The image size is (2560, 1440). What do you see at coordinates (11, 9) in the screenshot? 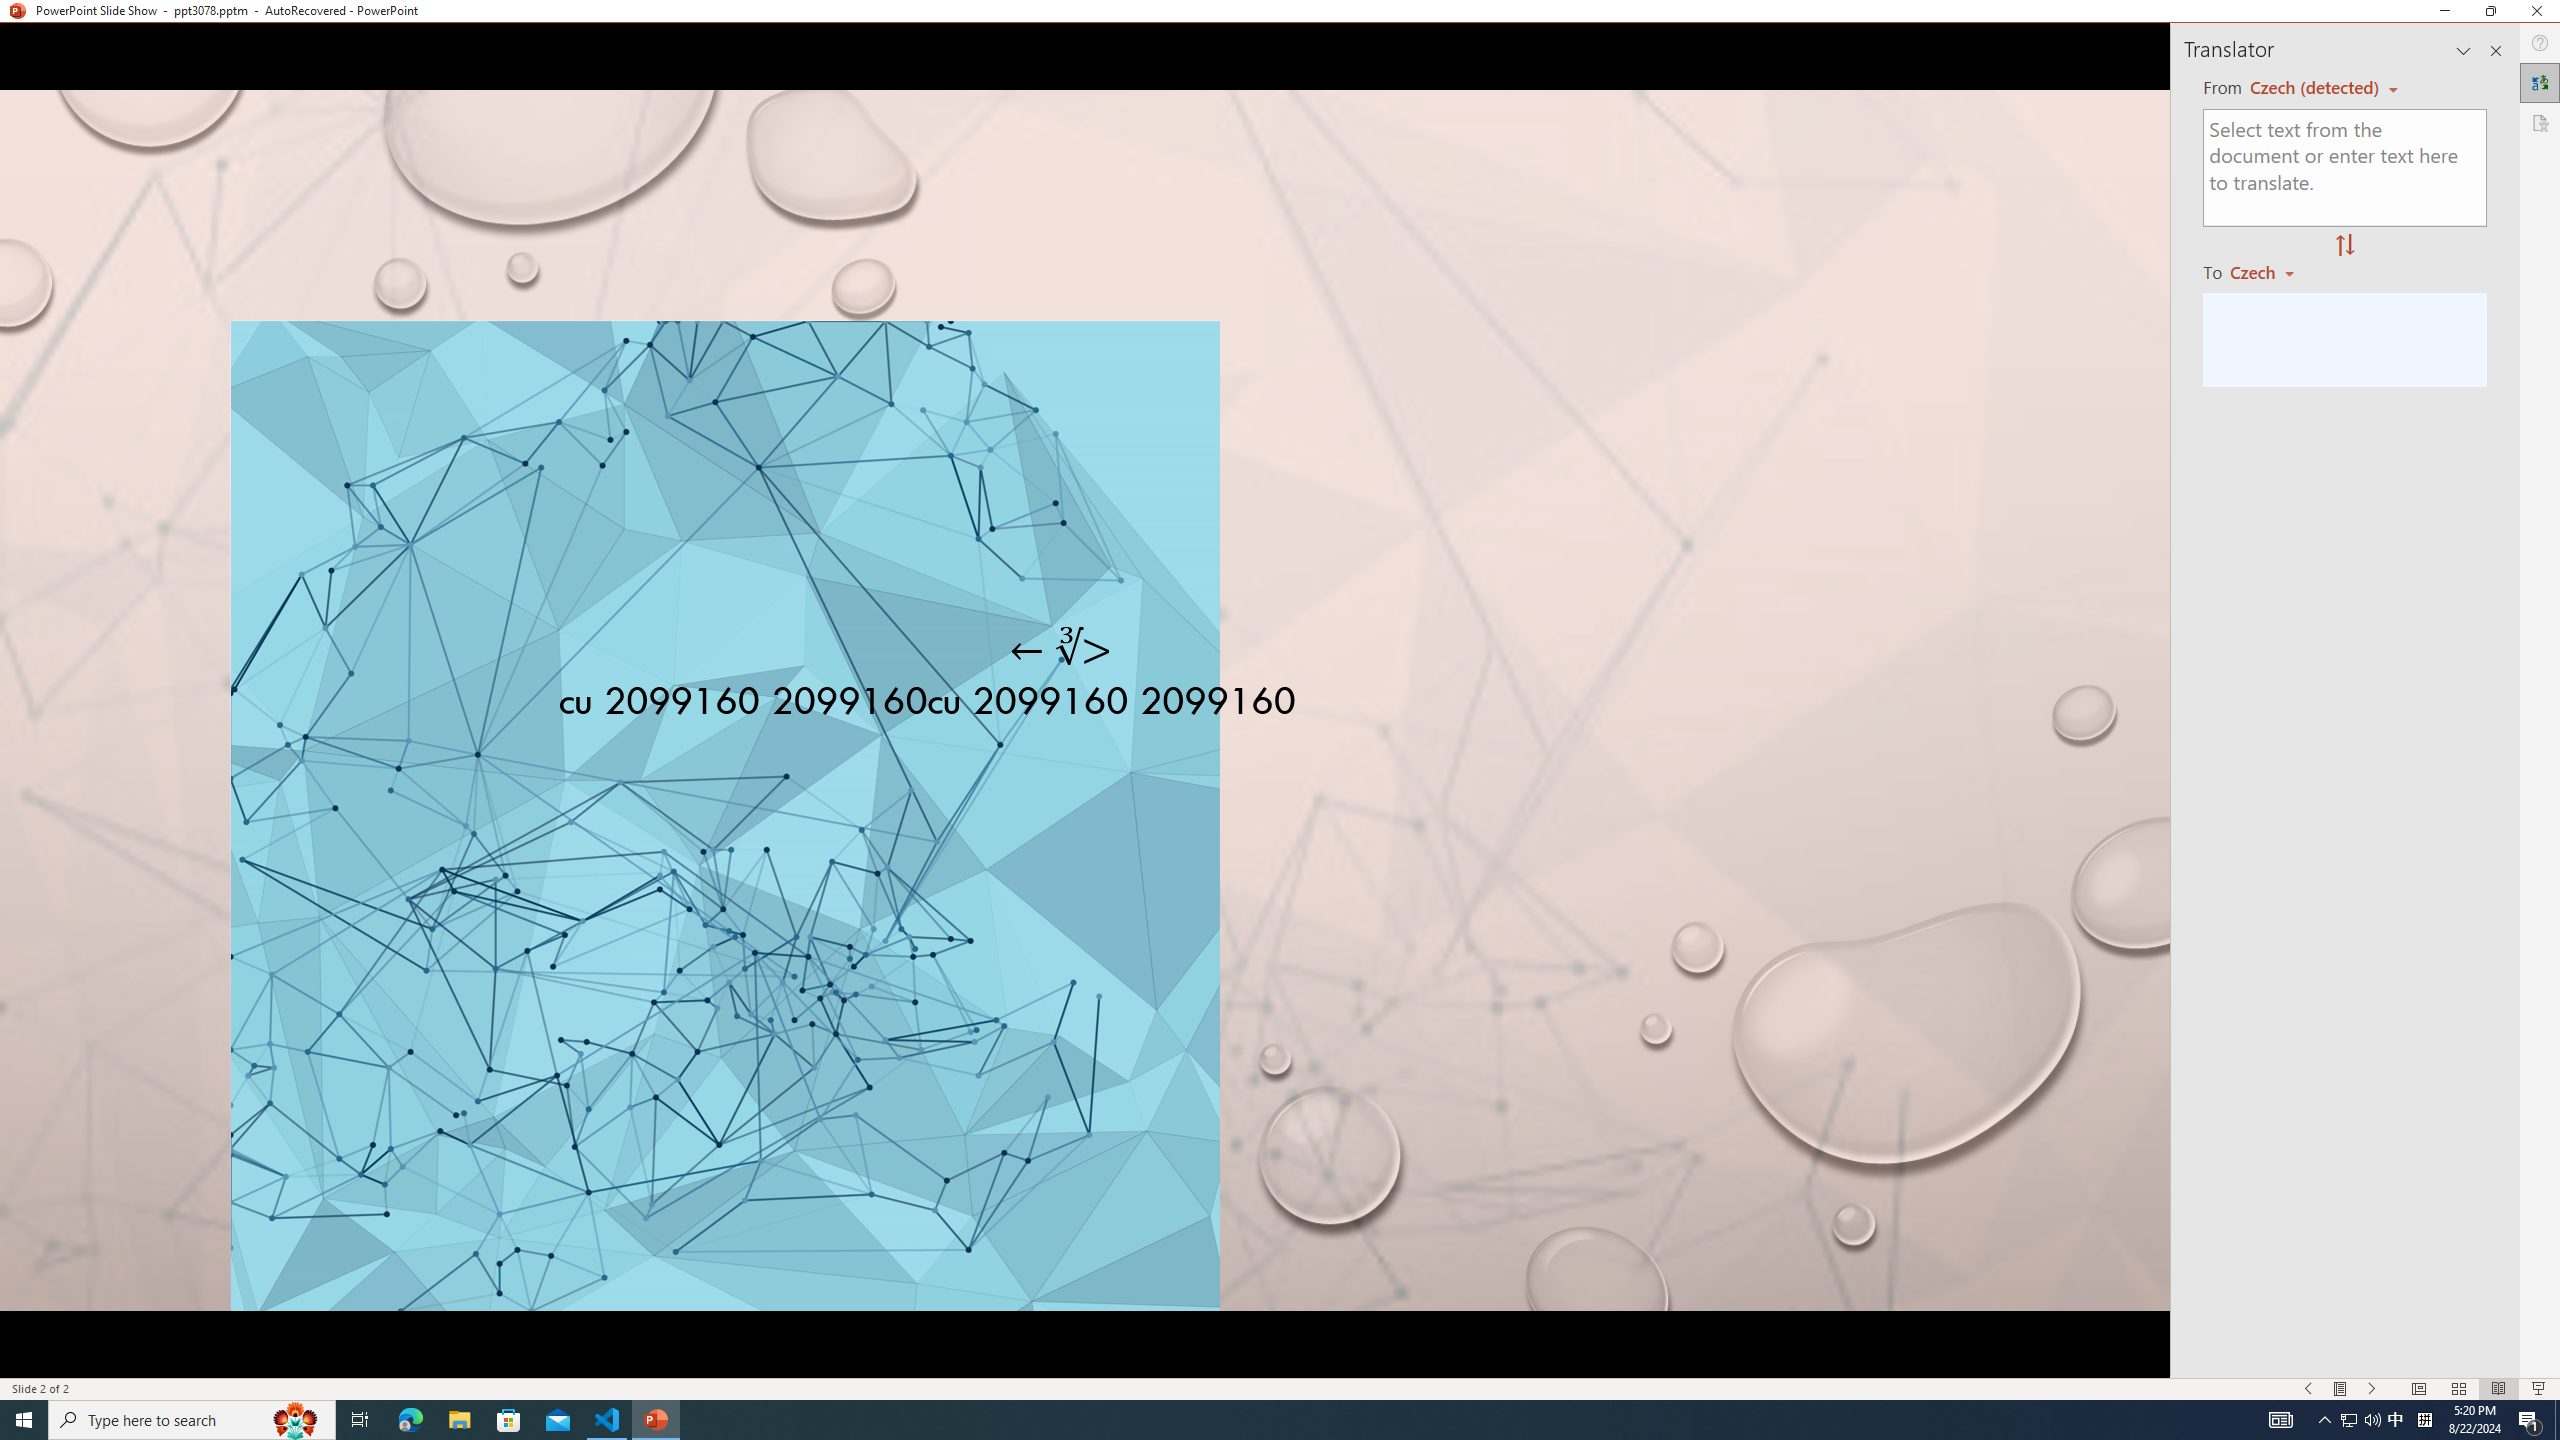
I see `'System'` at bounding box center [11, 9].